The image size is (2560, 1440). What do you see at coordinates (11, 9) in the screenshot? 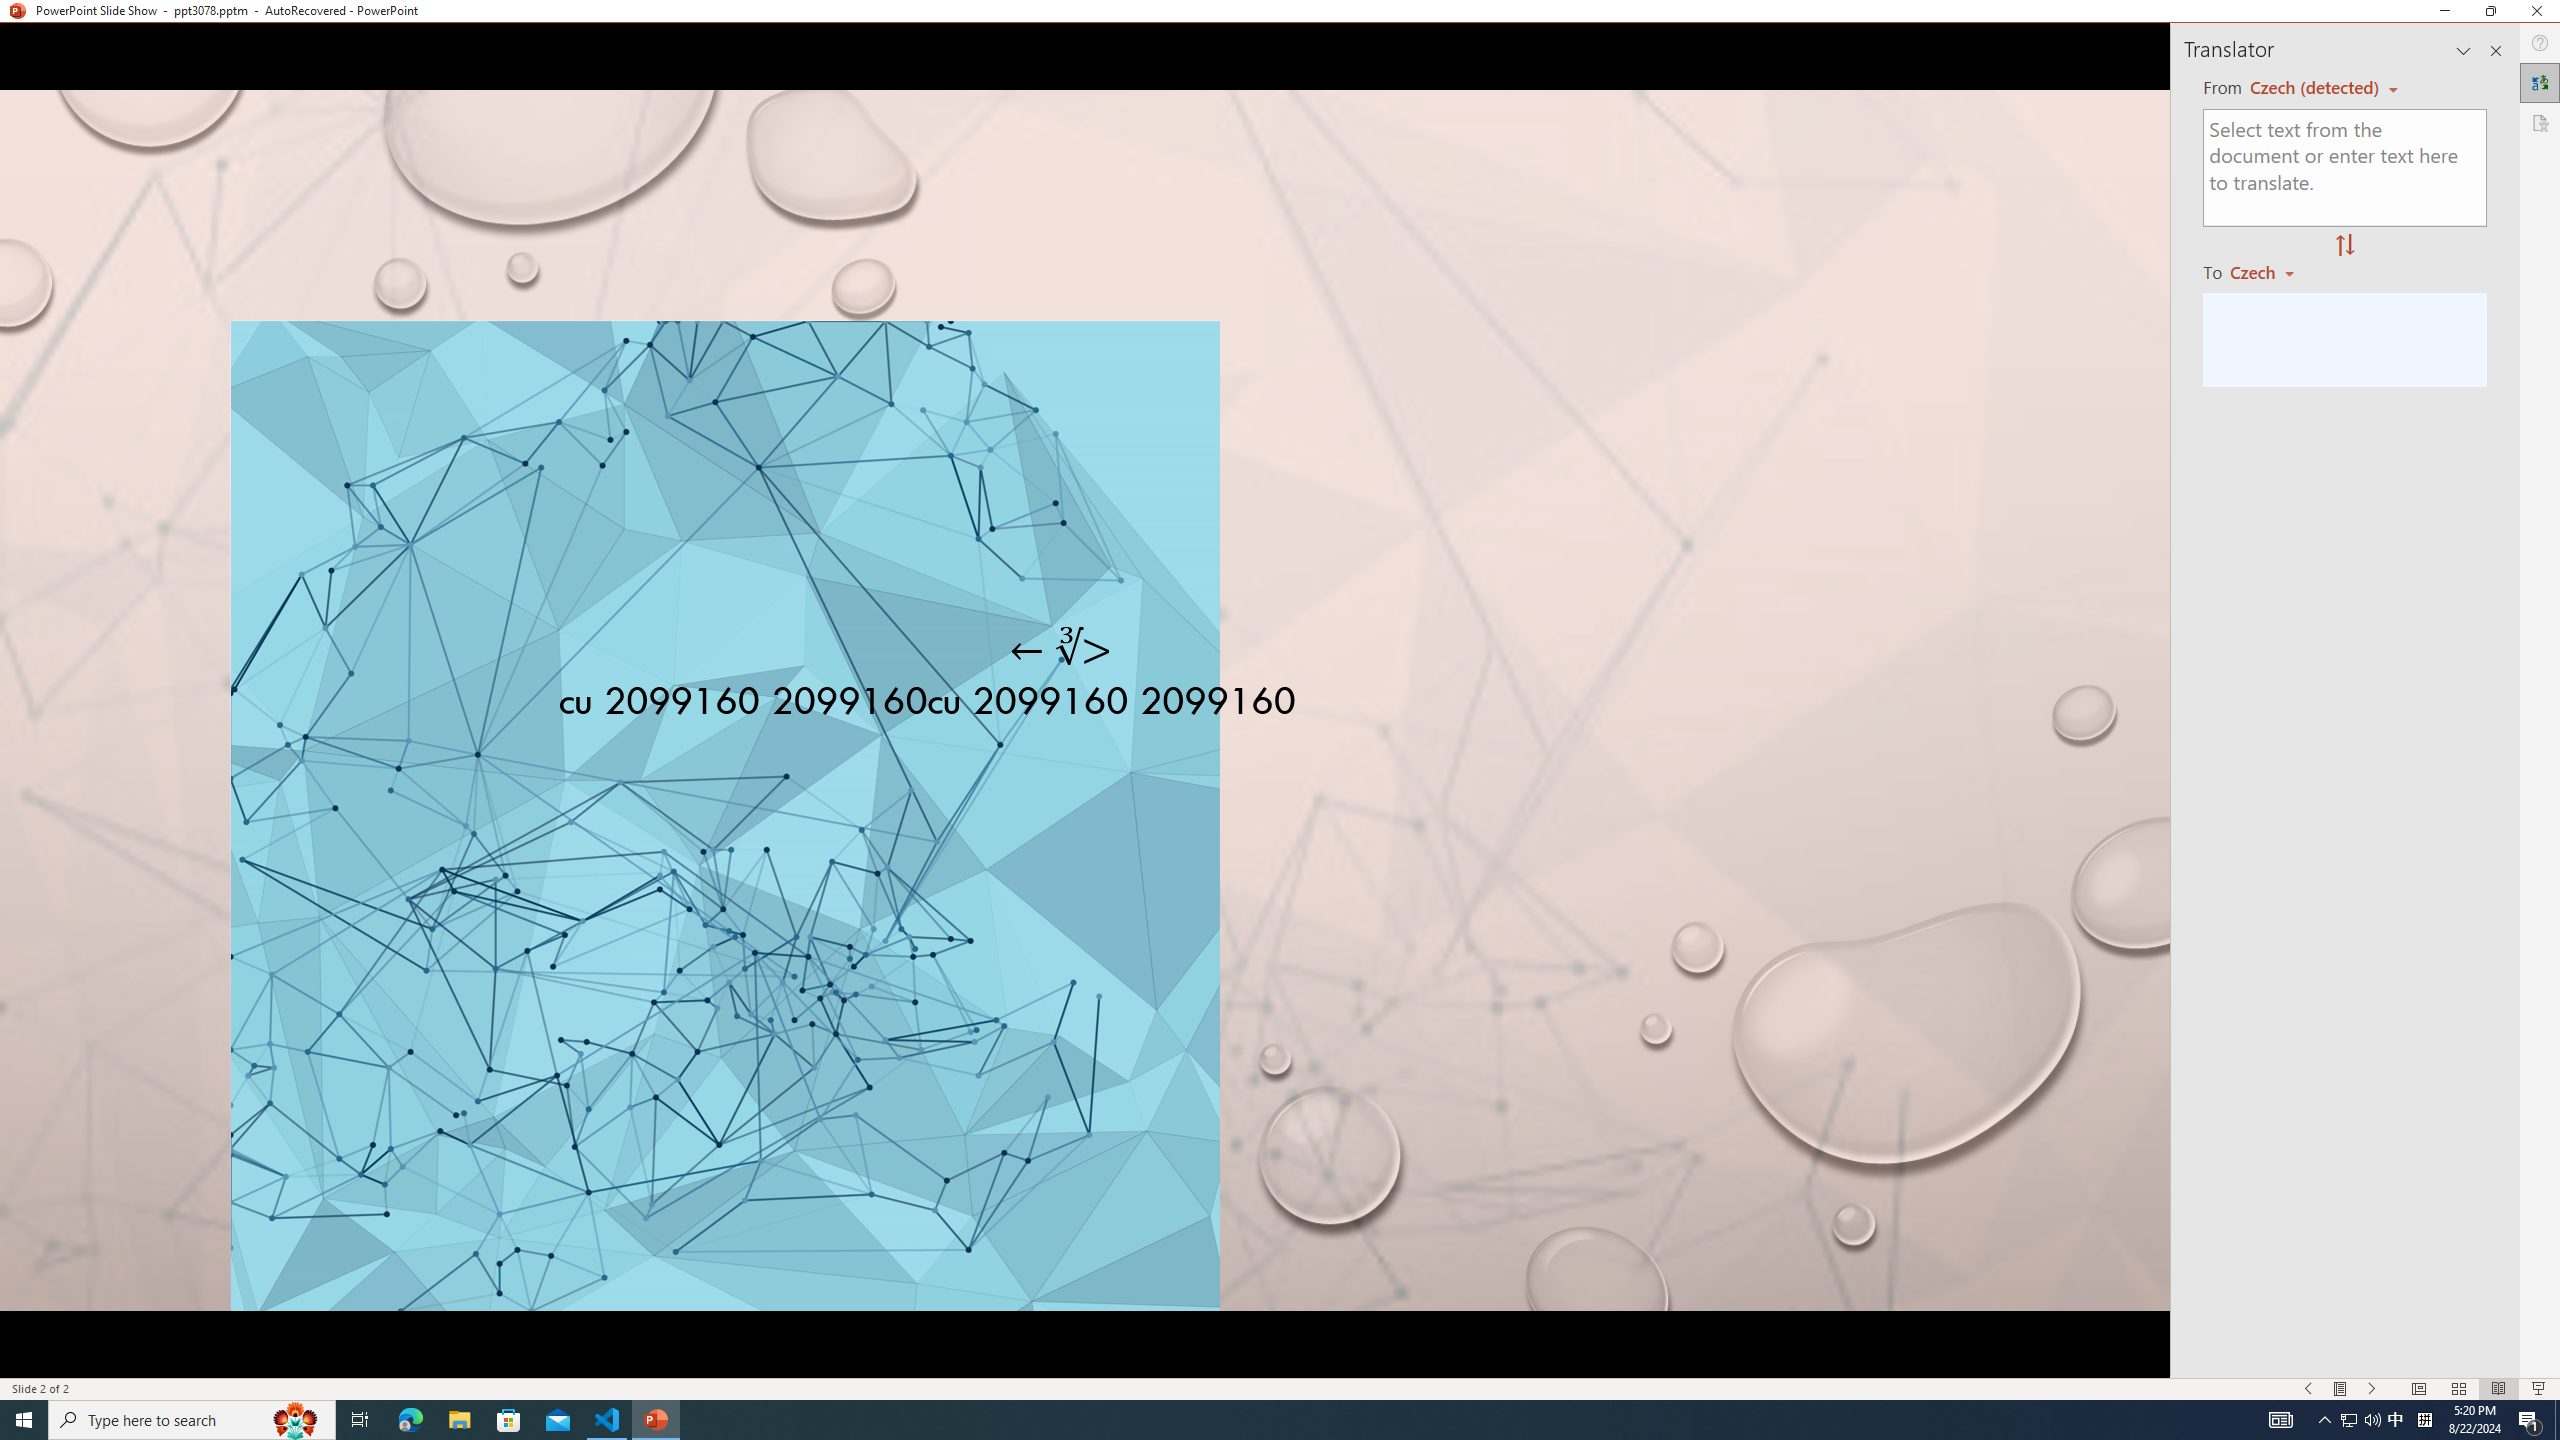
I see `'System'` at bounding box center [11, 9].